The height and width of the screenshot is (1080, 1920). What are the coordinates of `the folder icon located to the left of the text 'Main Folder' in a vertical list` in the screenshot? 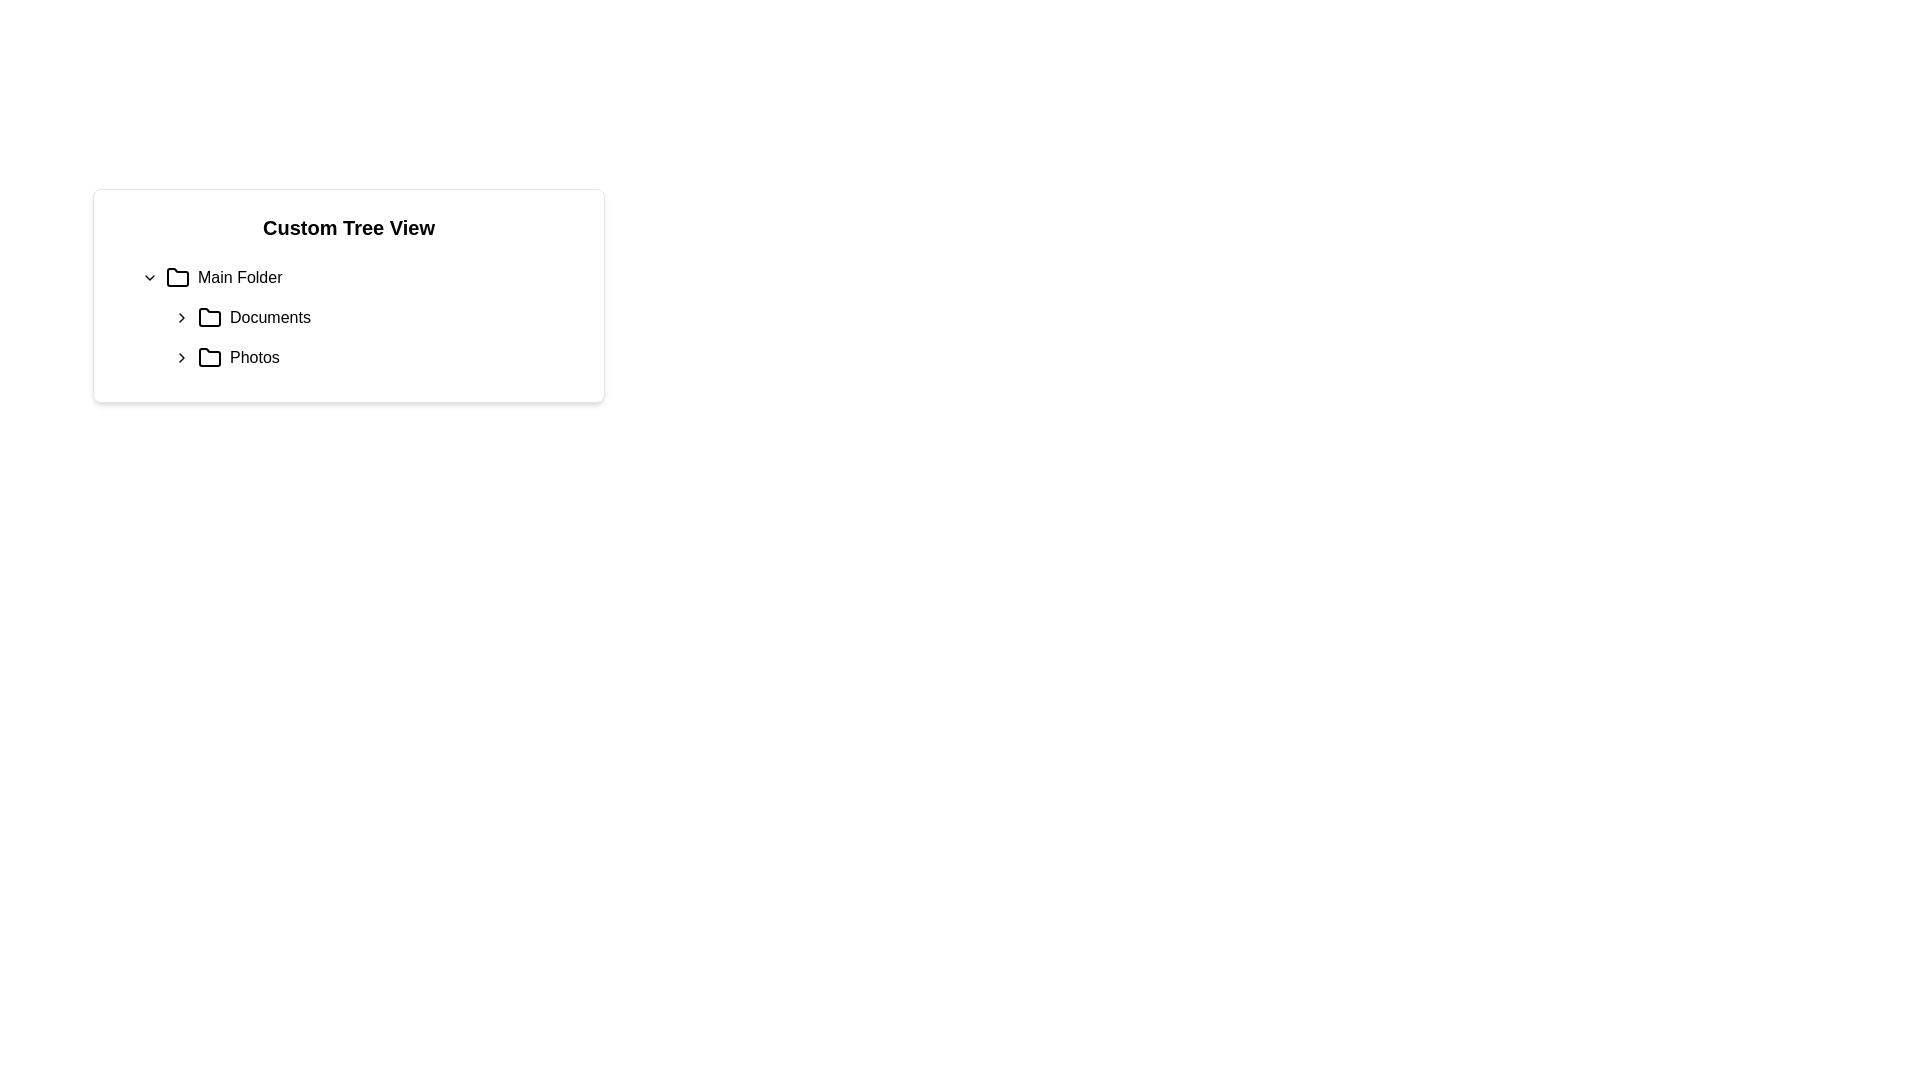 It's located at (177, 277).